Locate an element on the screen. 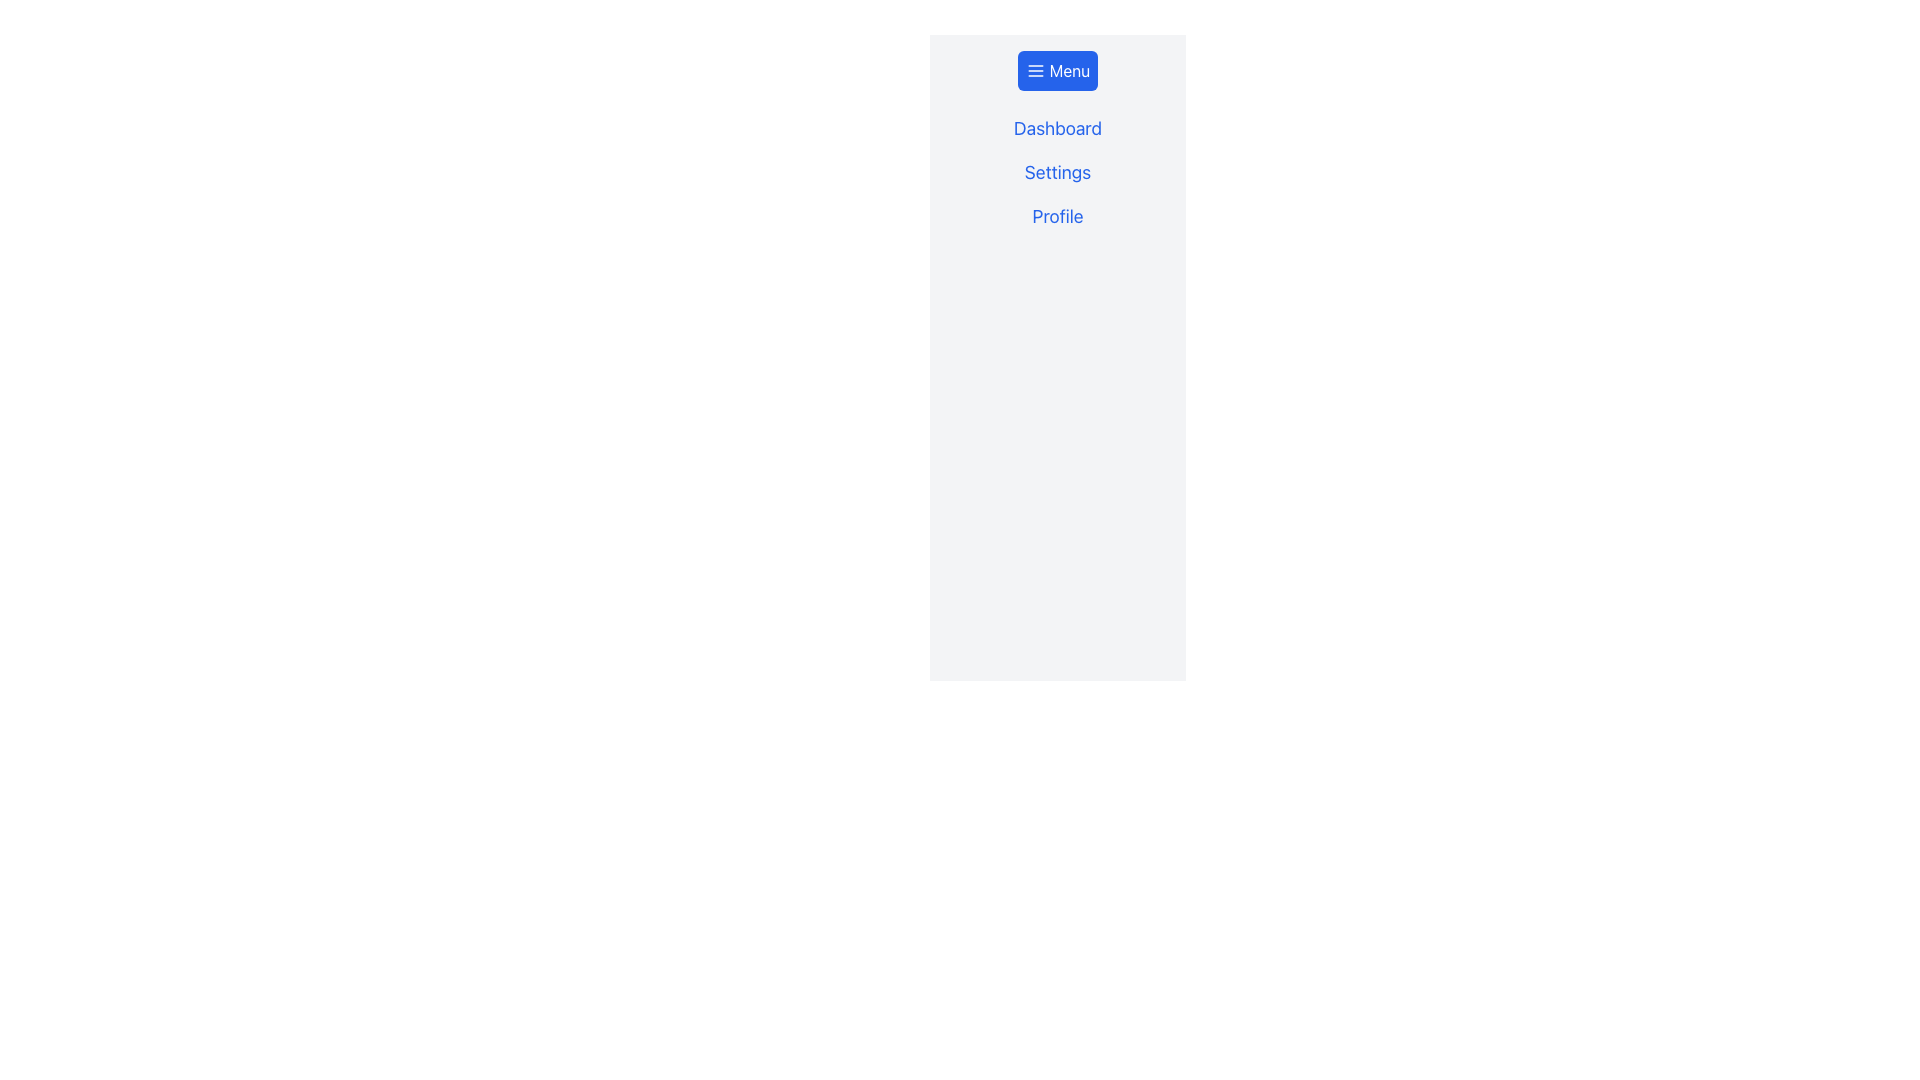  the 'Settings' text label, which is styled in blue and underlined on hover, located in the middle of a vertical list of three text labels is located at coordinates (1056, 172).